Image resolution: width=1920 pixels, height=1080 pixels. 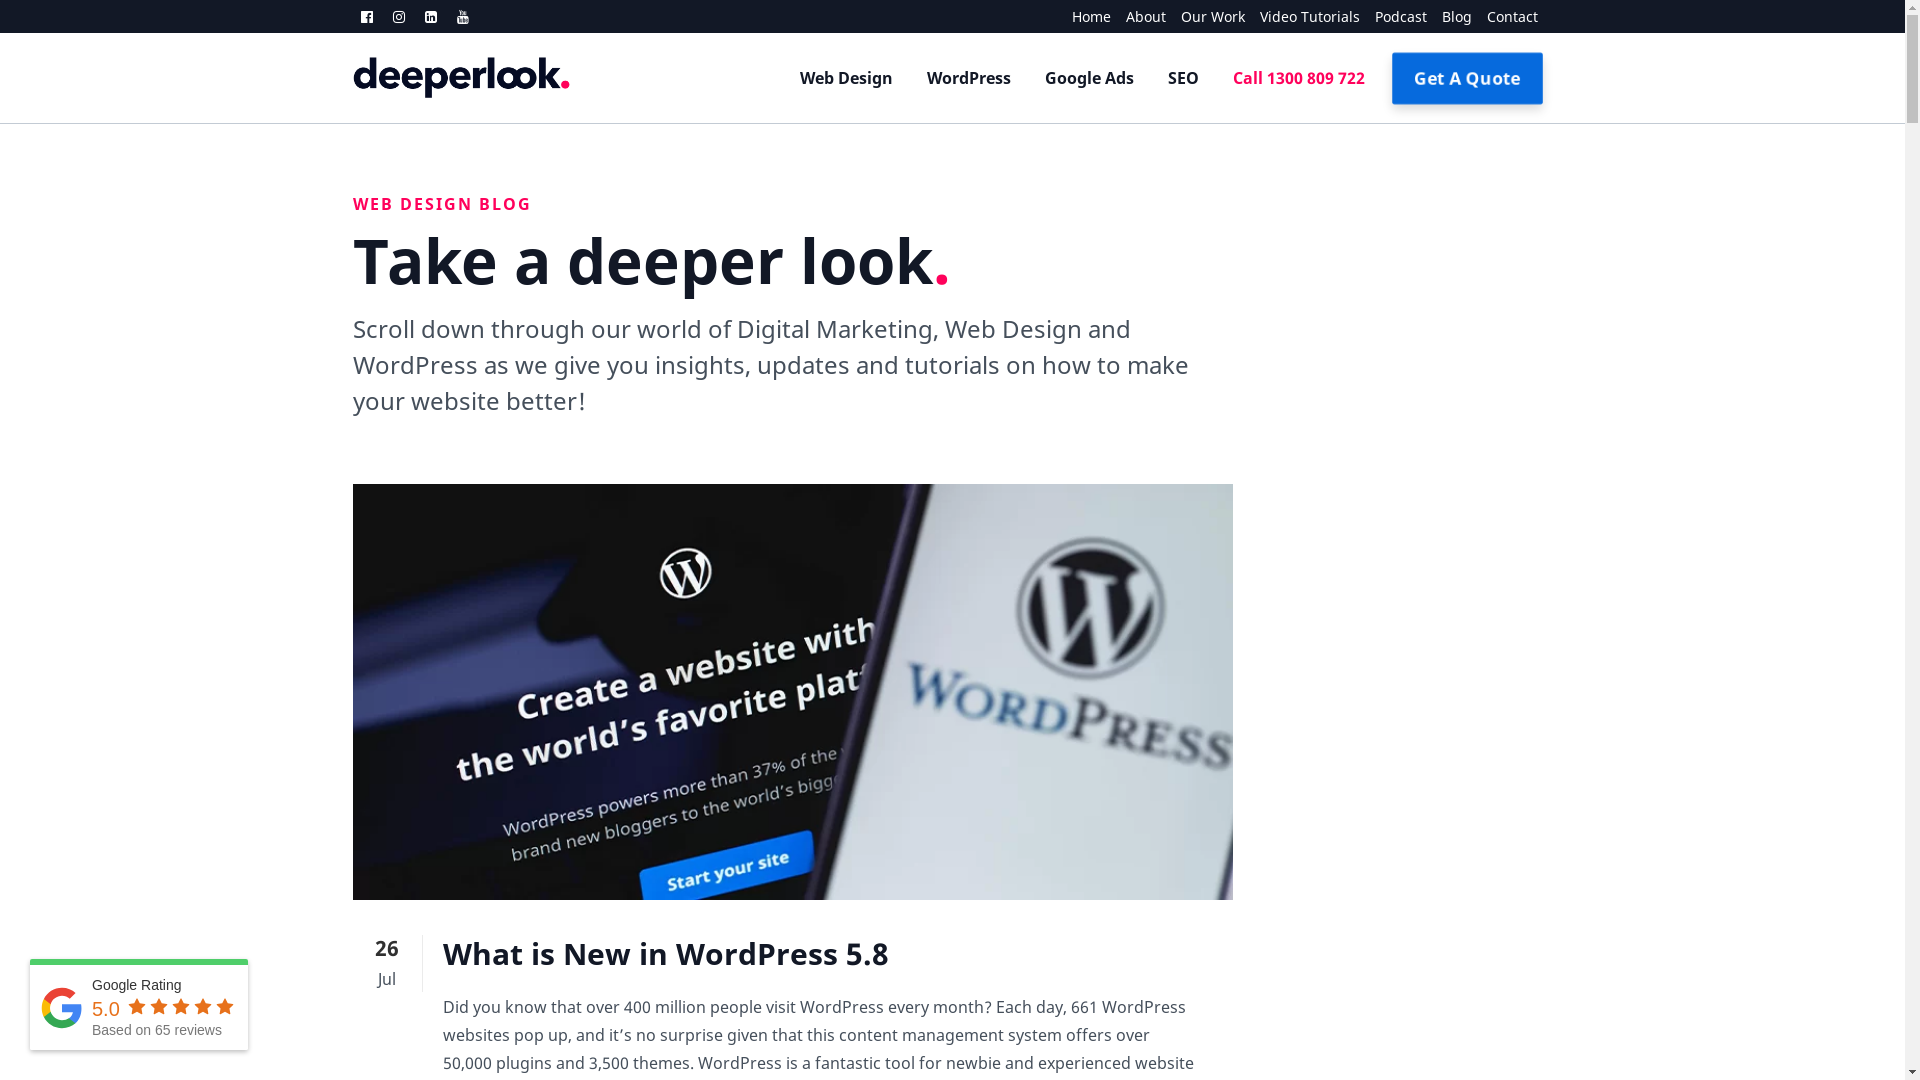 I want to click on 'SEO', so click(x=1182, y=76).